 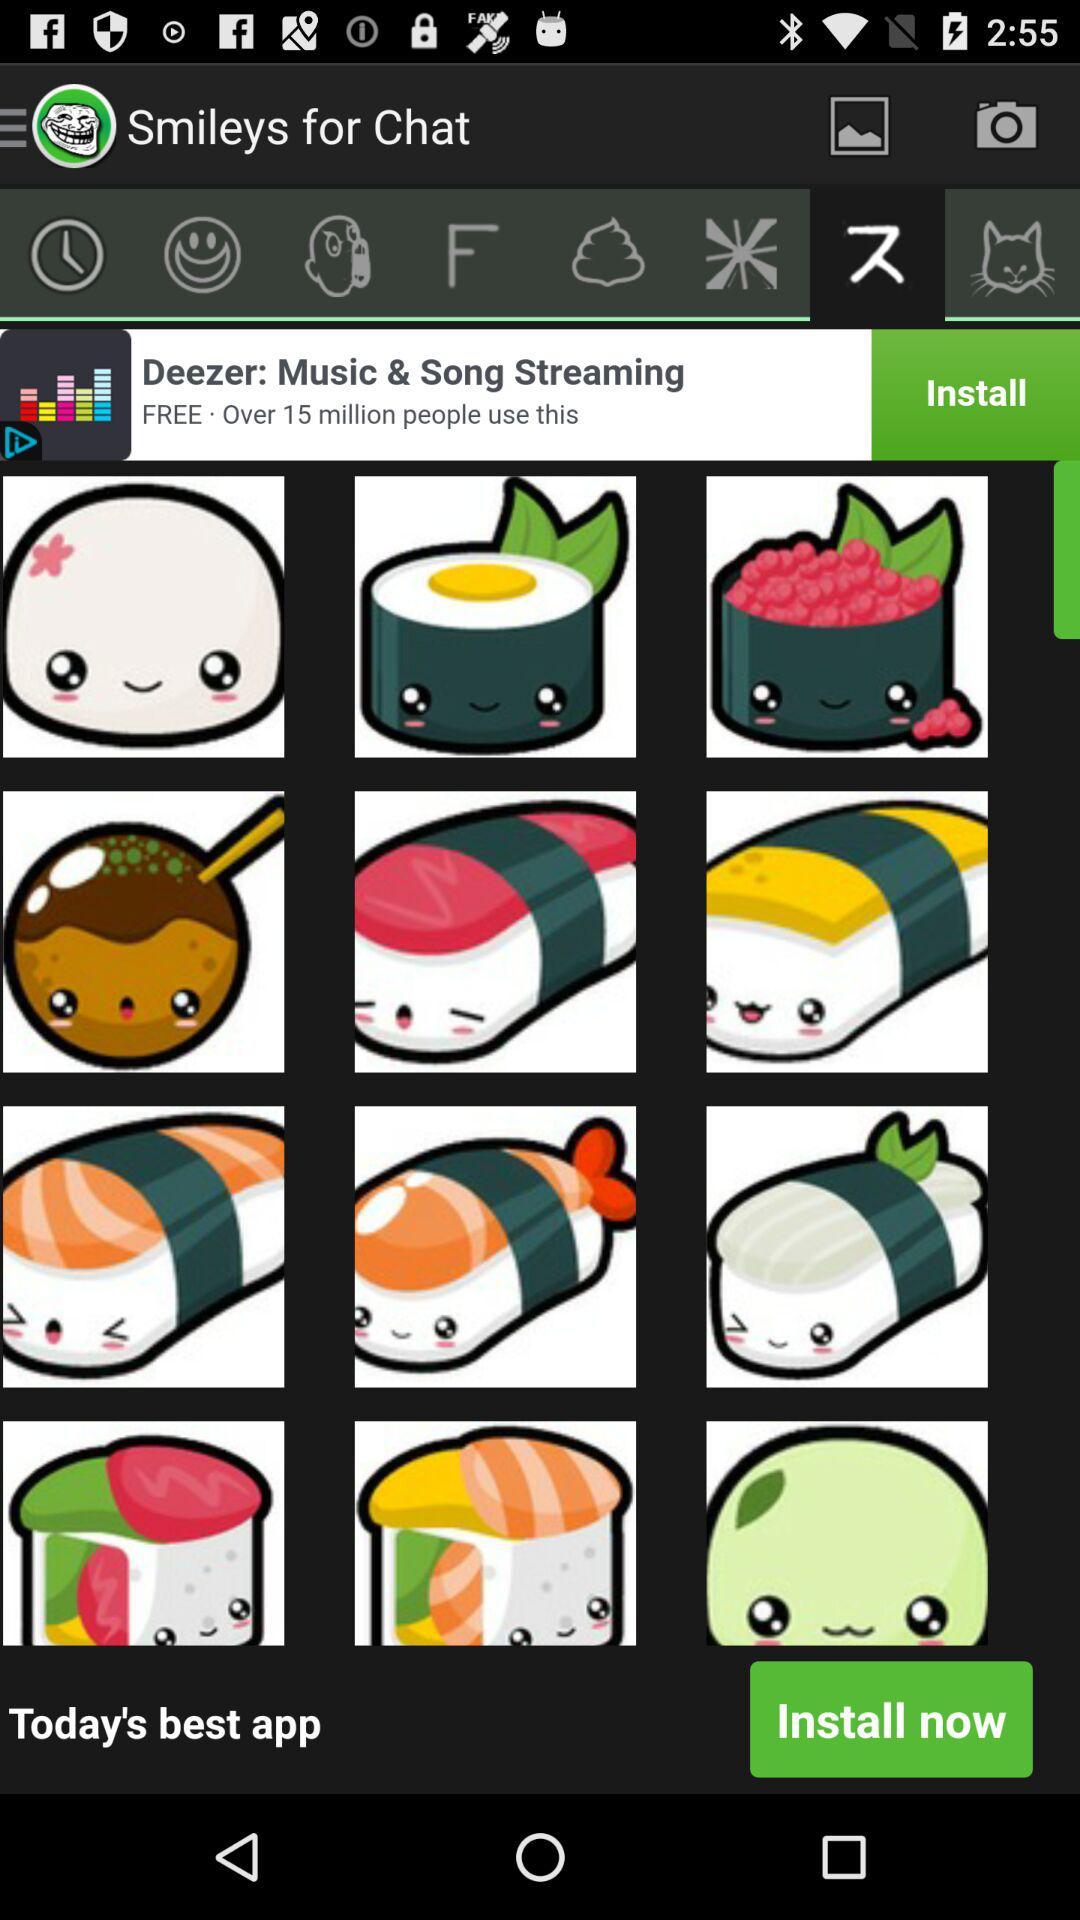 I want to click on smile emoji, so click(x=202, y=253).